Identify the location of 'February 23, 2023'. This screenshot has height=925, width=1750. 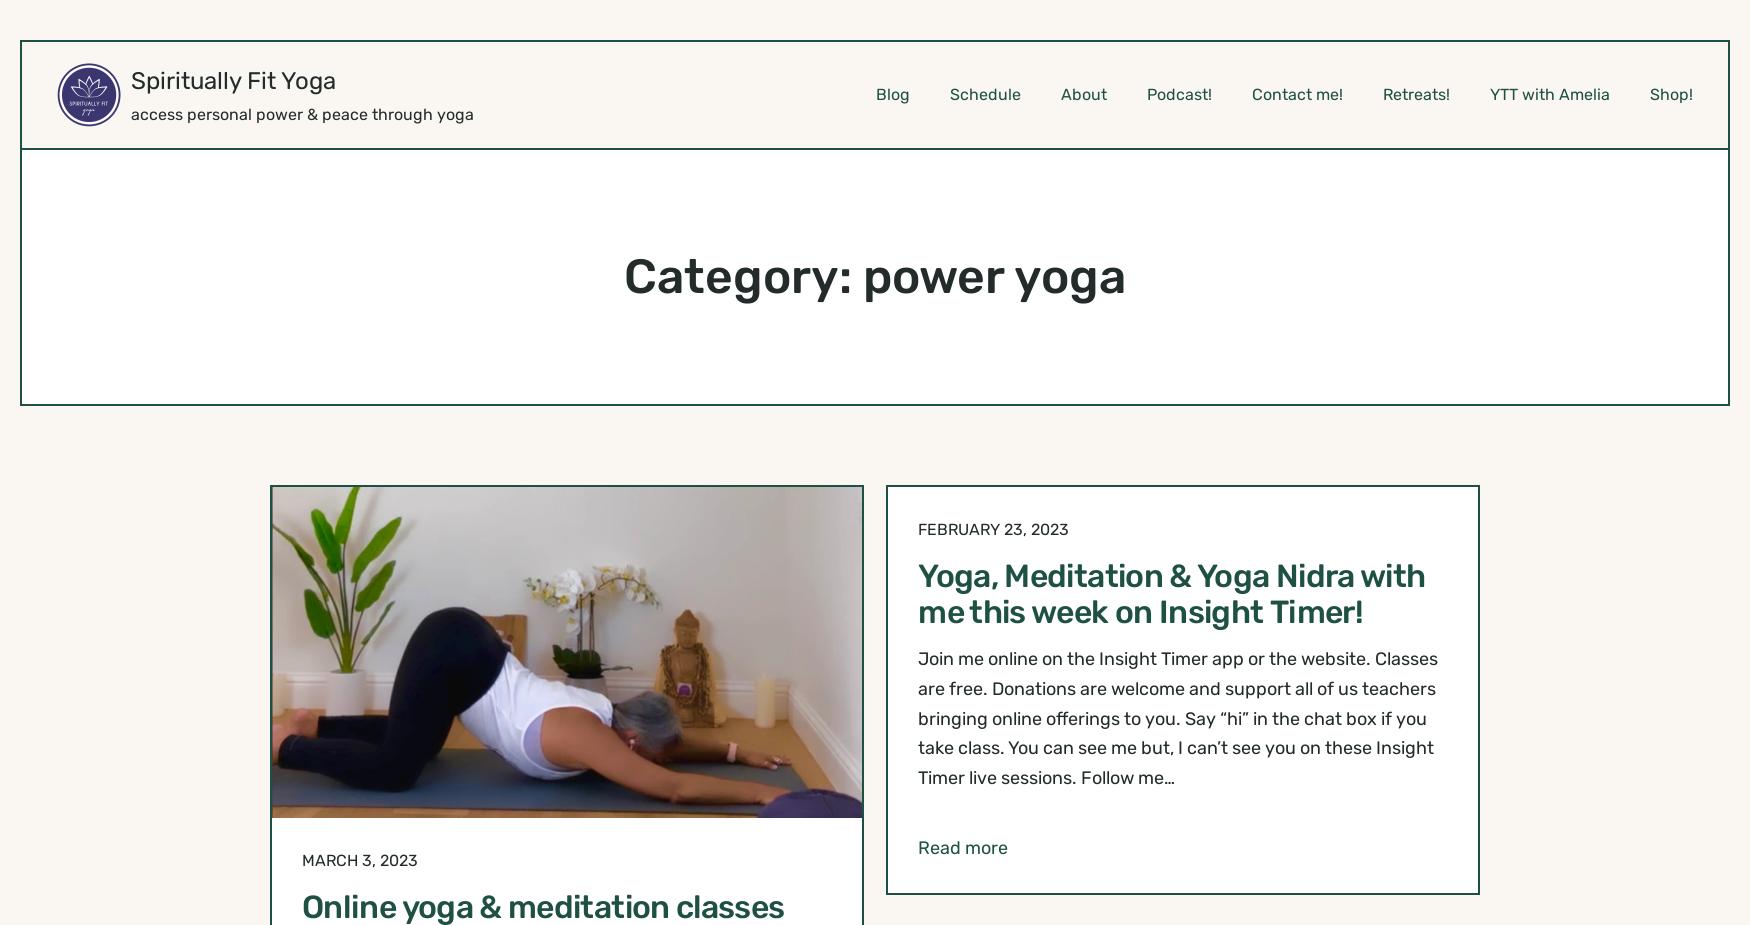
(917, 528).